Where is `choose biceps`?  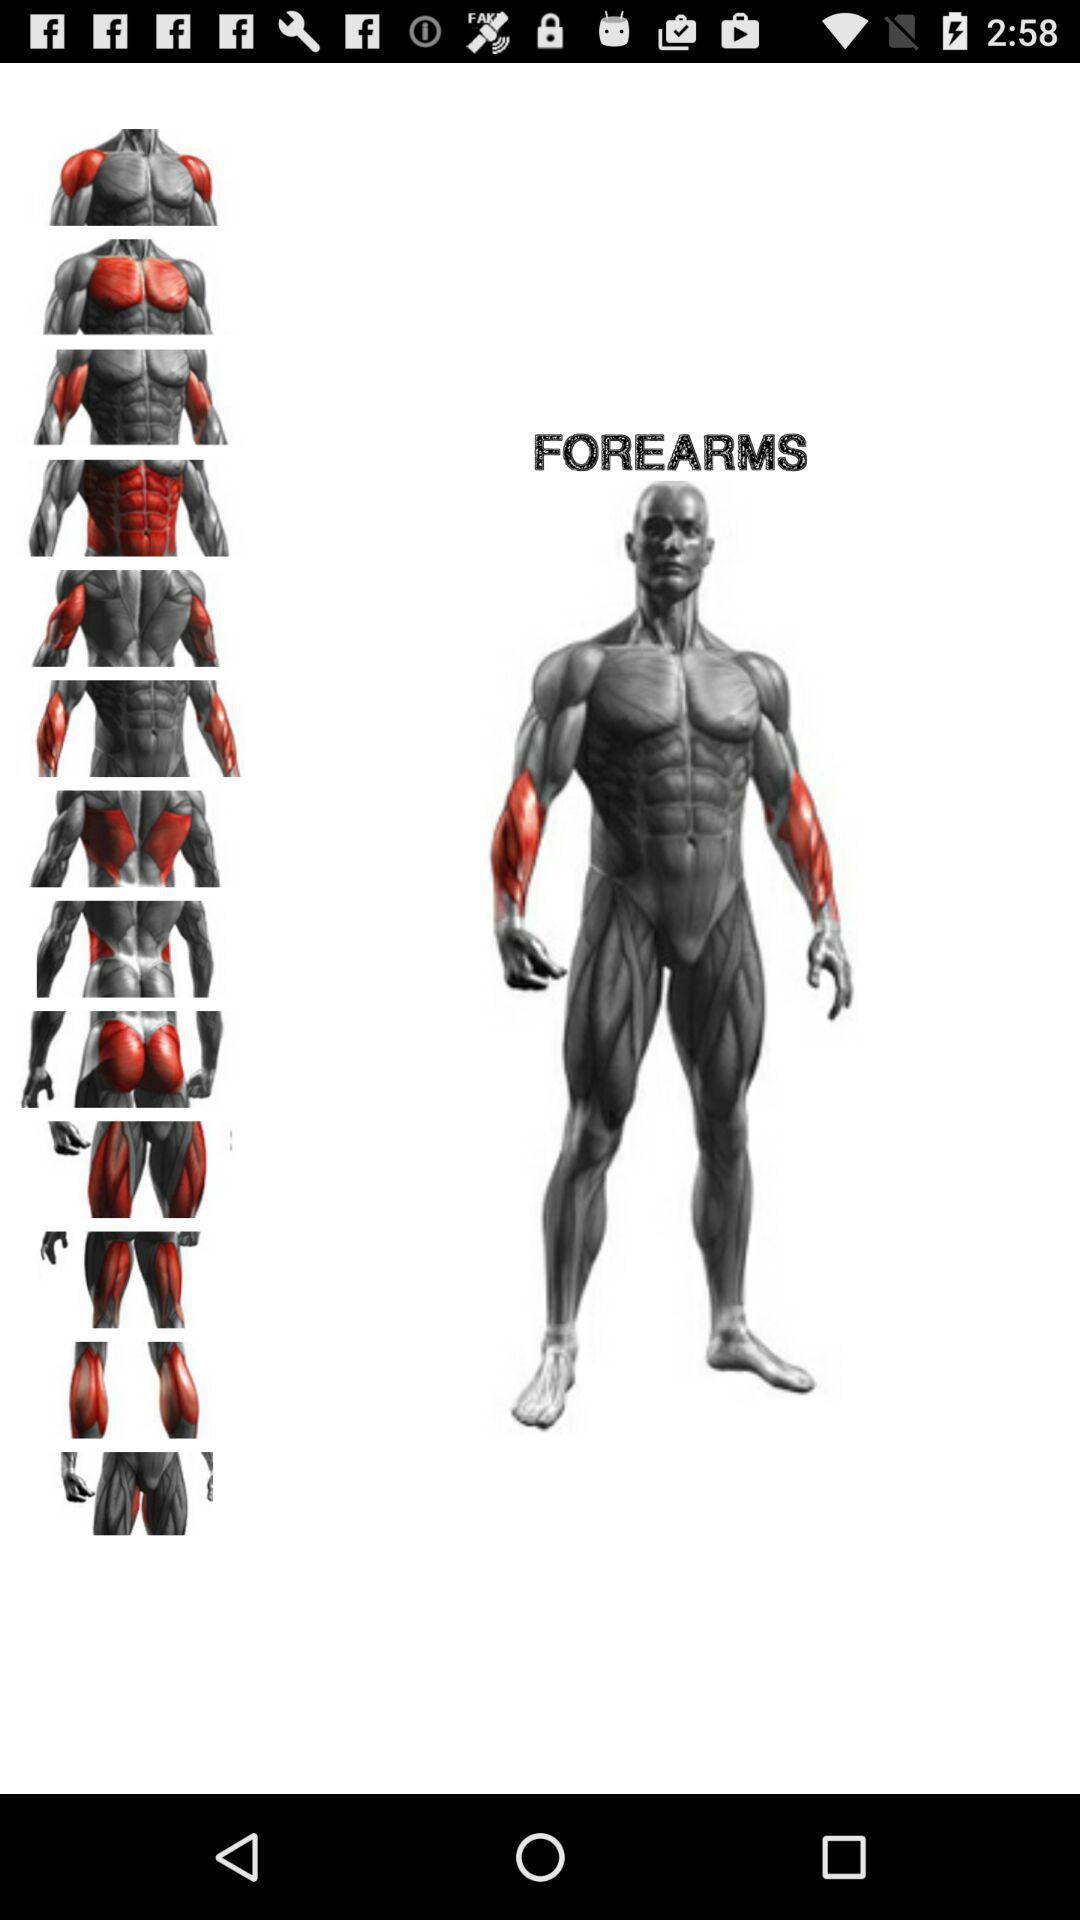 choose biceps is located at coordinates (131, 391).